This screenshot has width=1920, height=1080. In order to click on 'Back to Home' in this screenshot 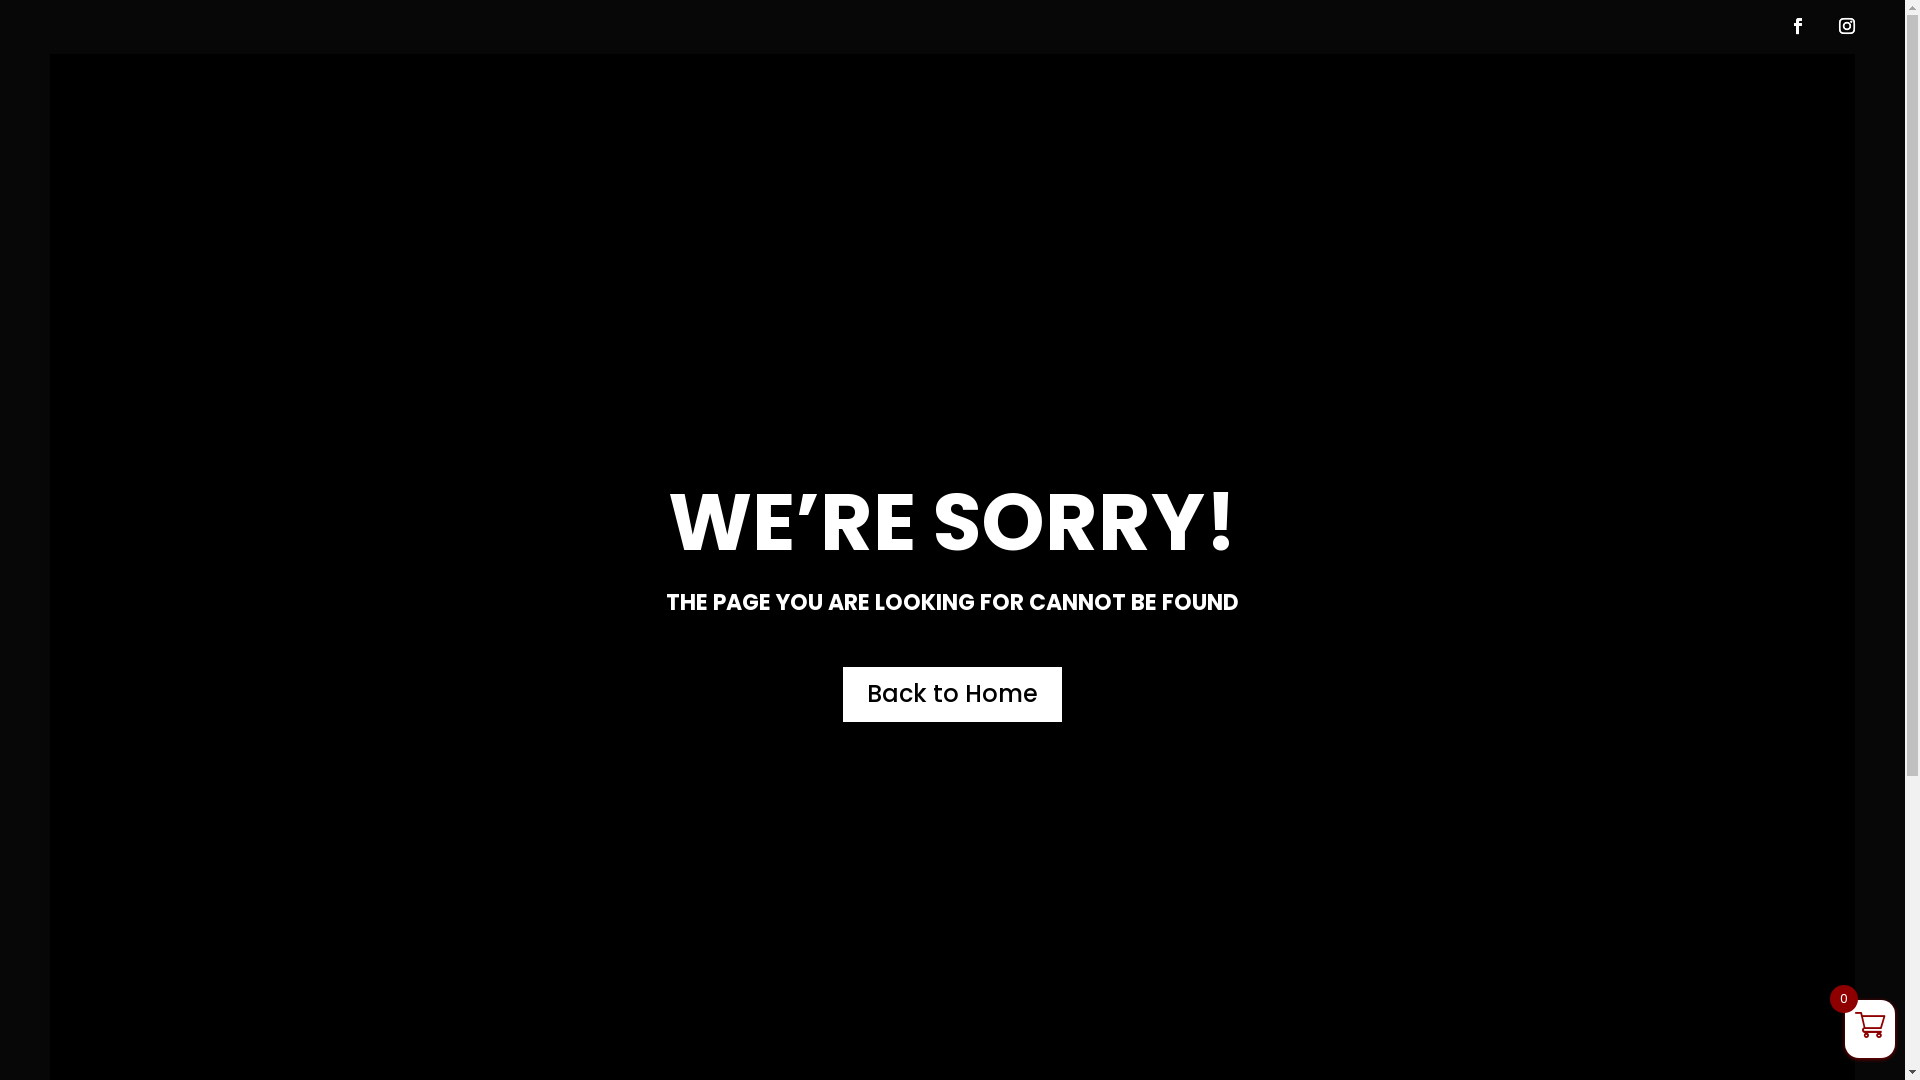, I will do `click(951, 693)`.